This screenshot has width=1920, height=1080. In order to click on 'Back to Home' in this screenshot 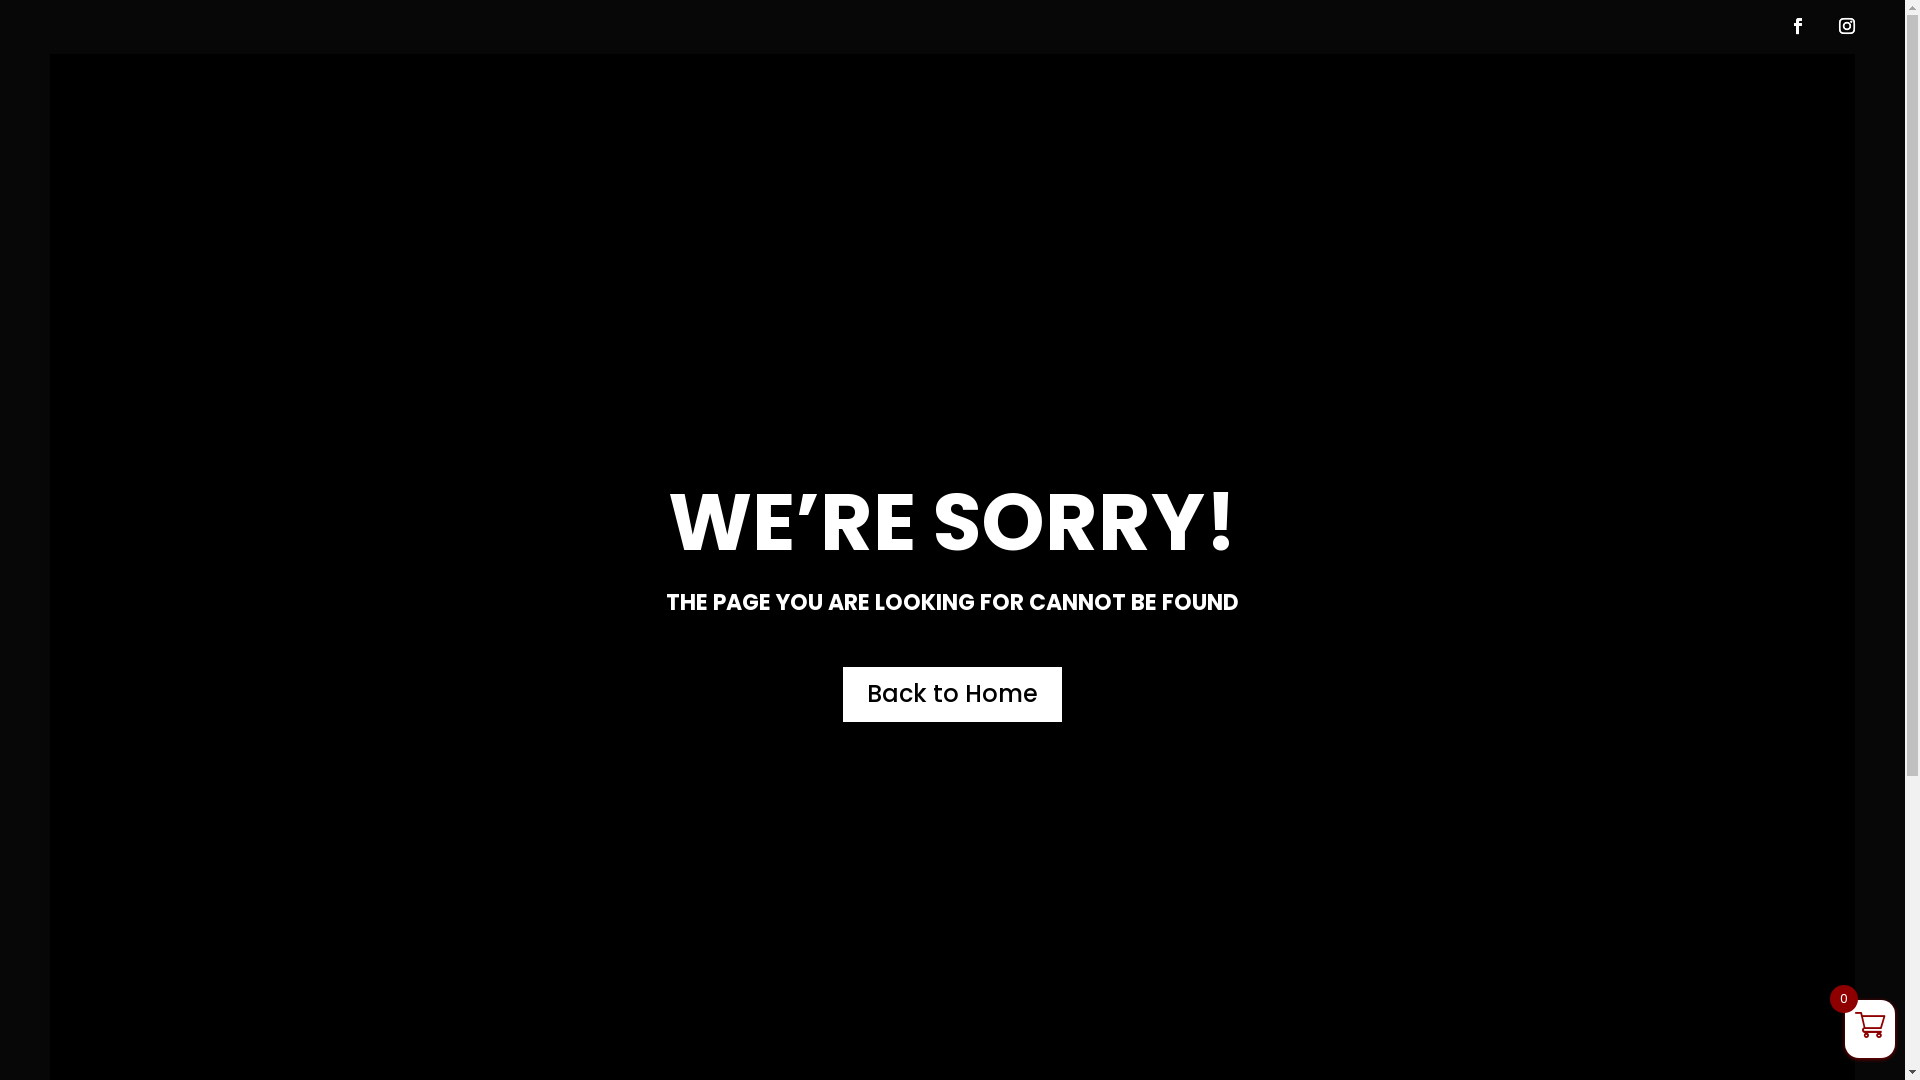, I will do `click(951, 693)`.